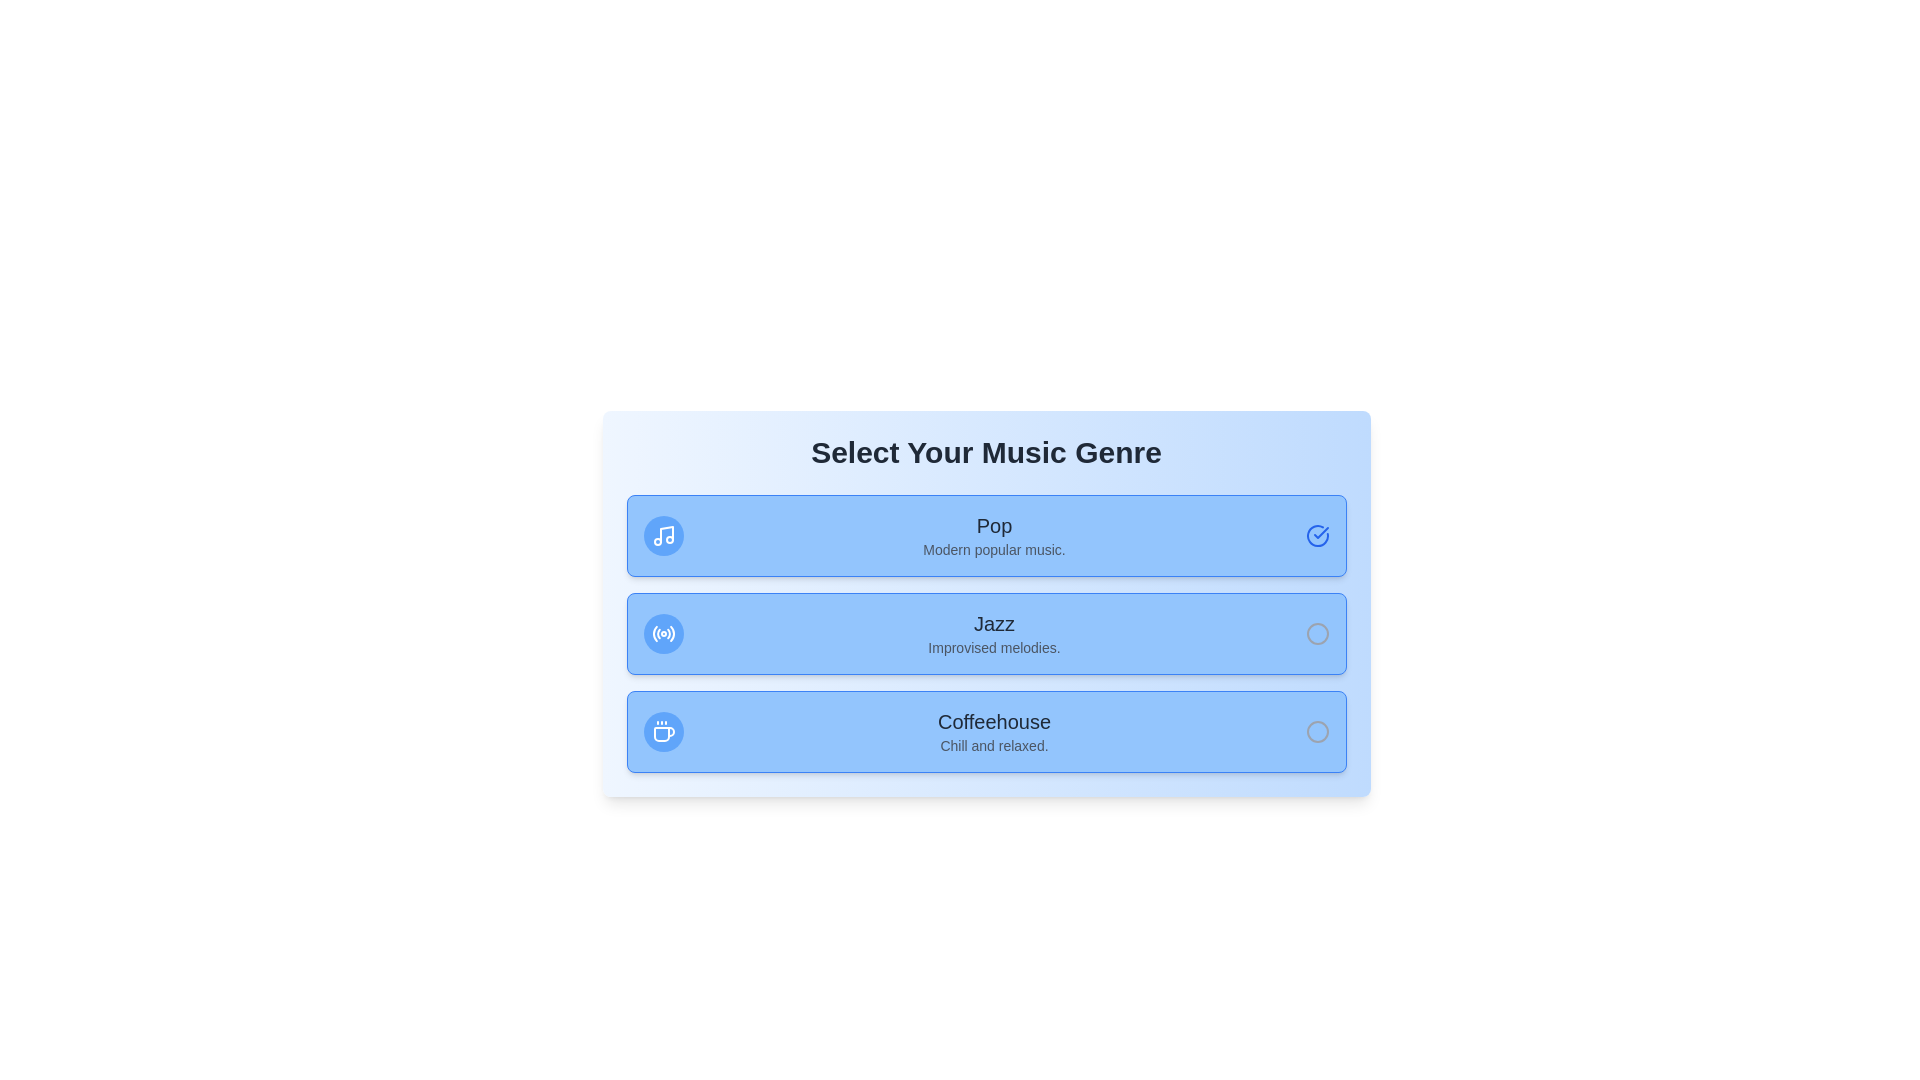 This screenshot has width=1920, height=1080. I want to click on the third selectable indicator (radio button) for the 'Coffeehouse' genre to toggle its selection state, so click(1317, 732).